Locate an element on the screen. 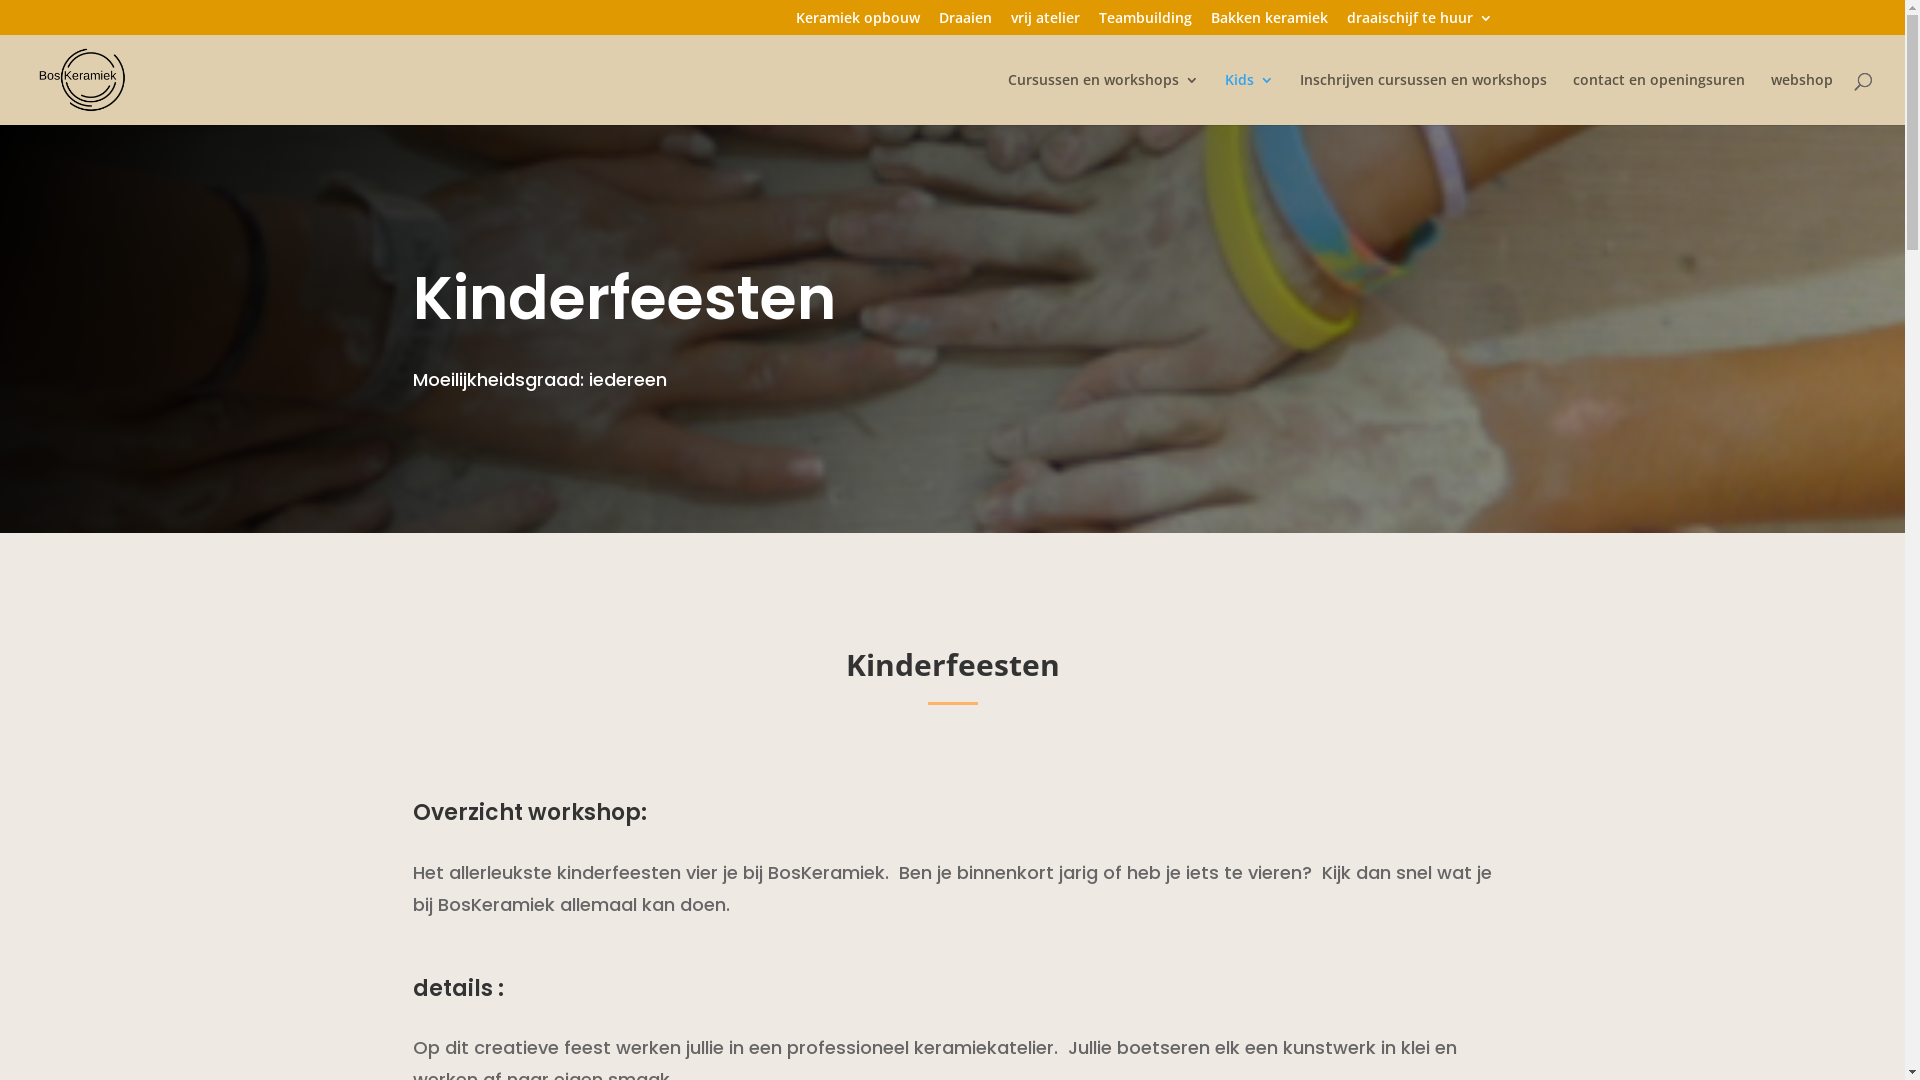  'vrij atelier' is located at coordinates (1043, 22).